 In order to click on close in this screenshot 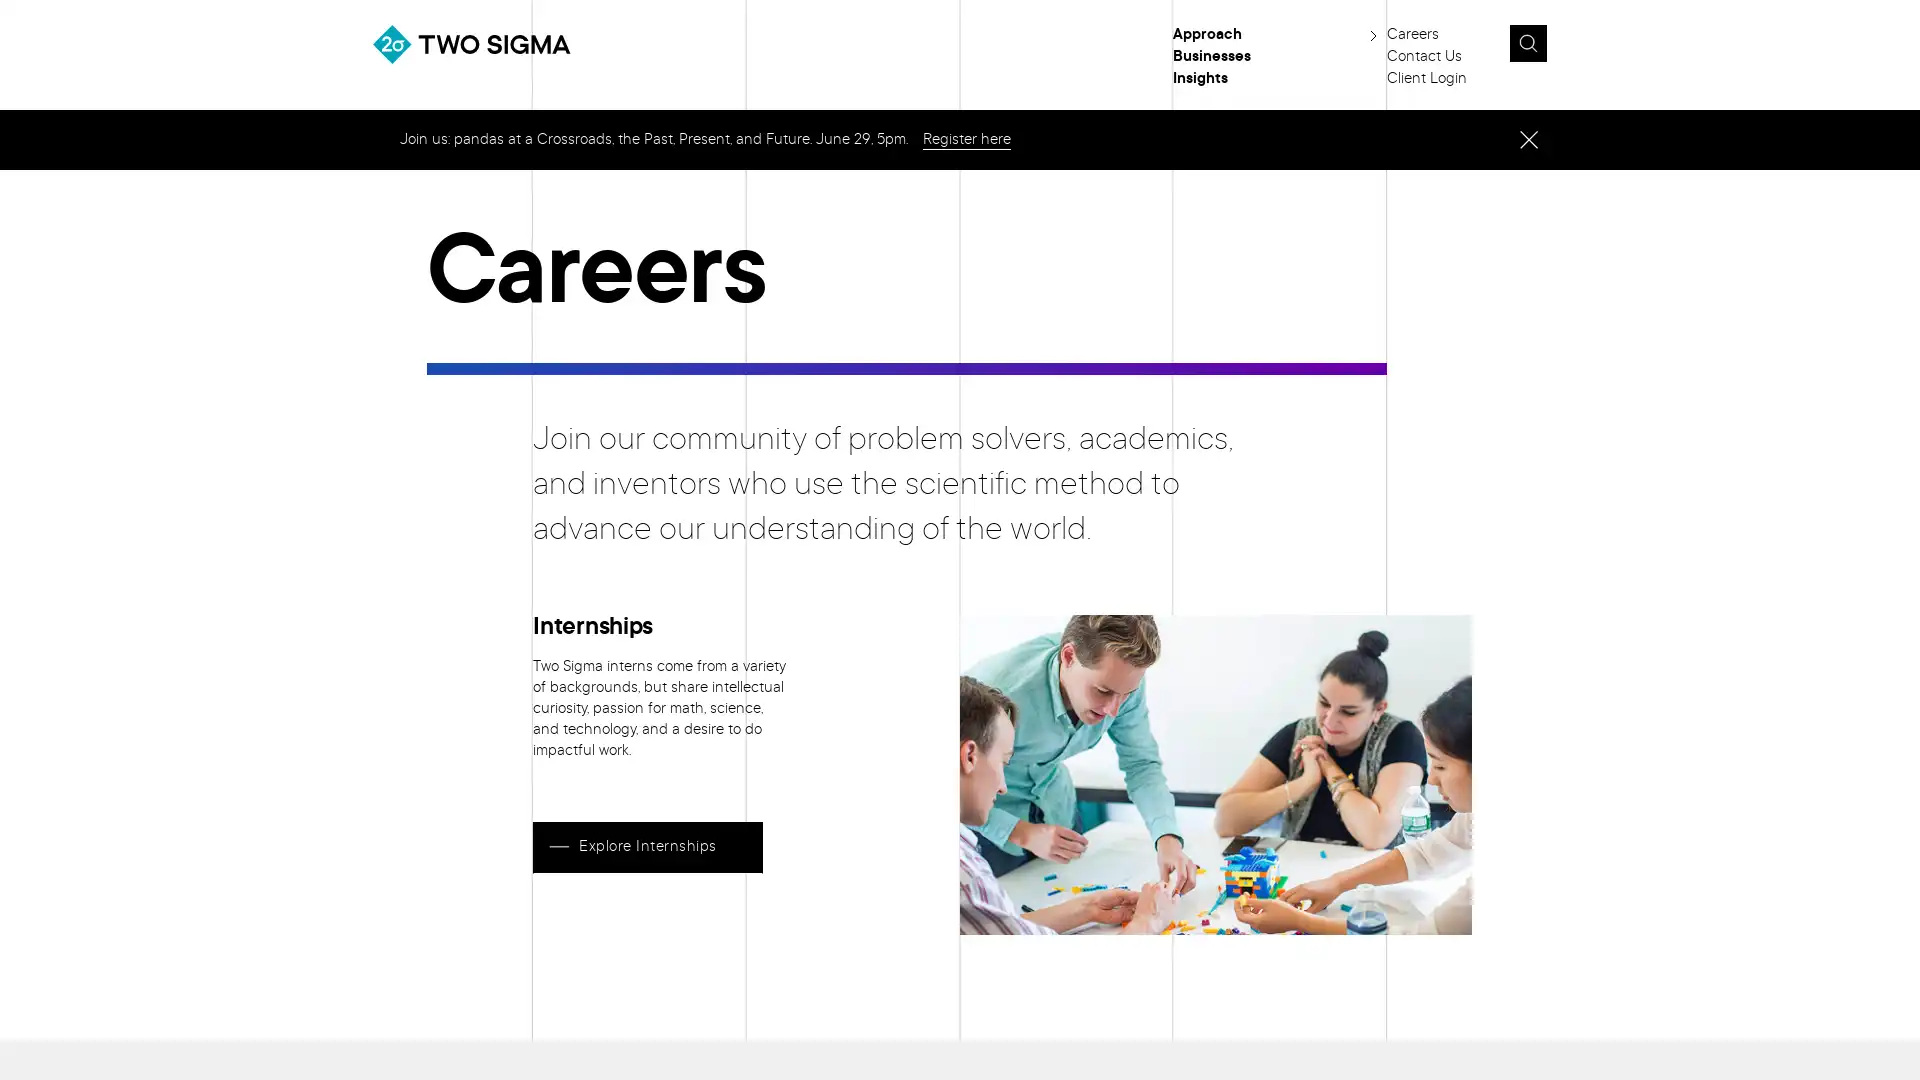, I will do `click(1527, 138)`.